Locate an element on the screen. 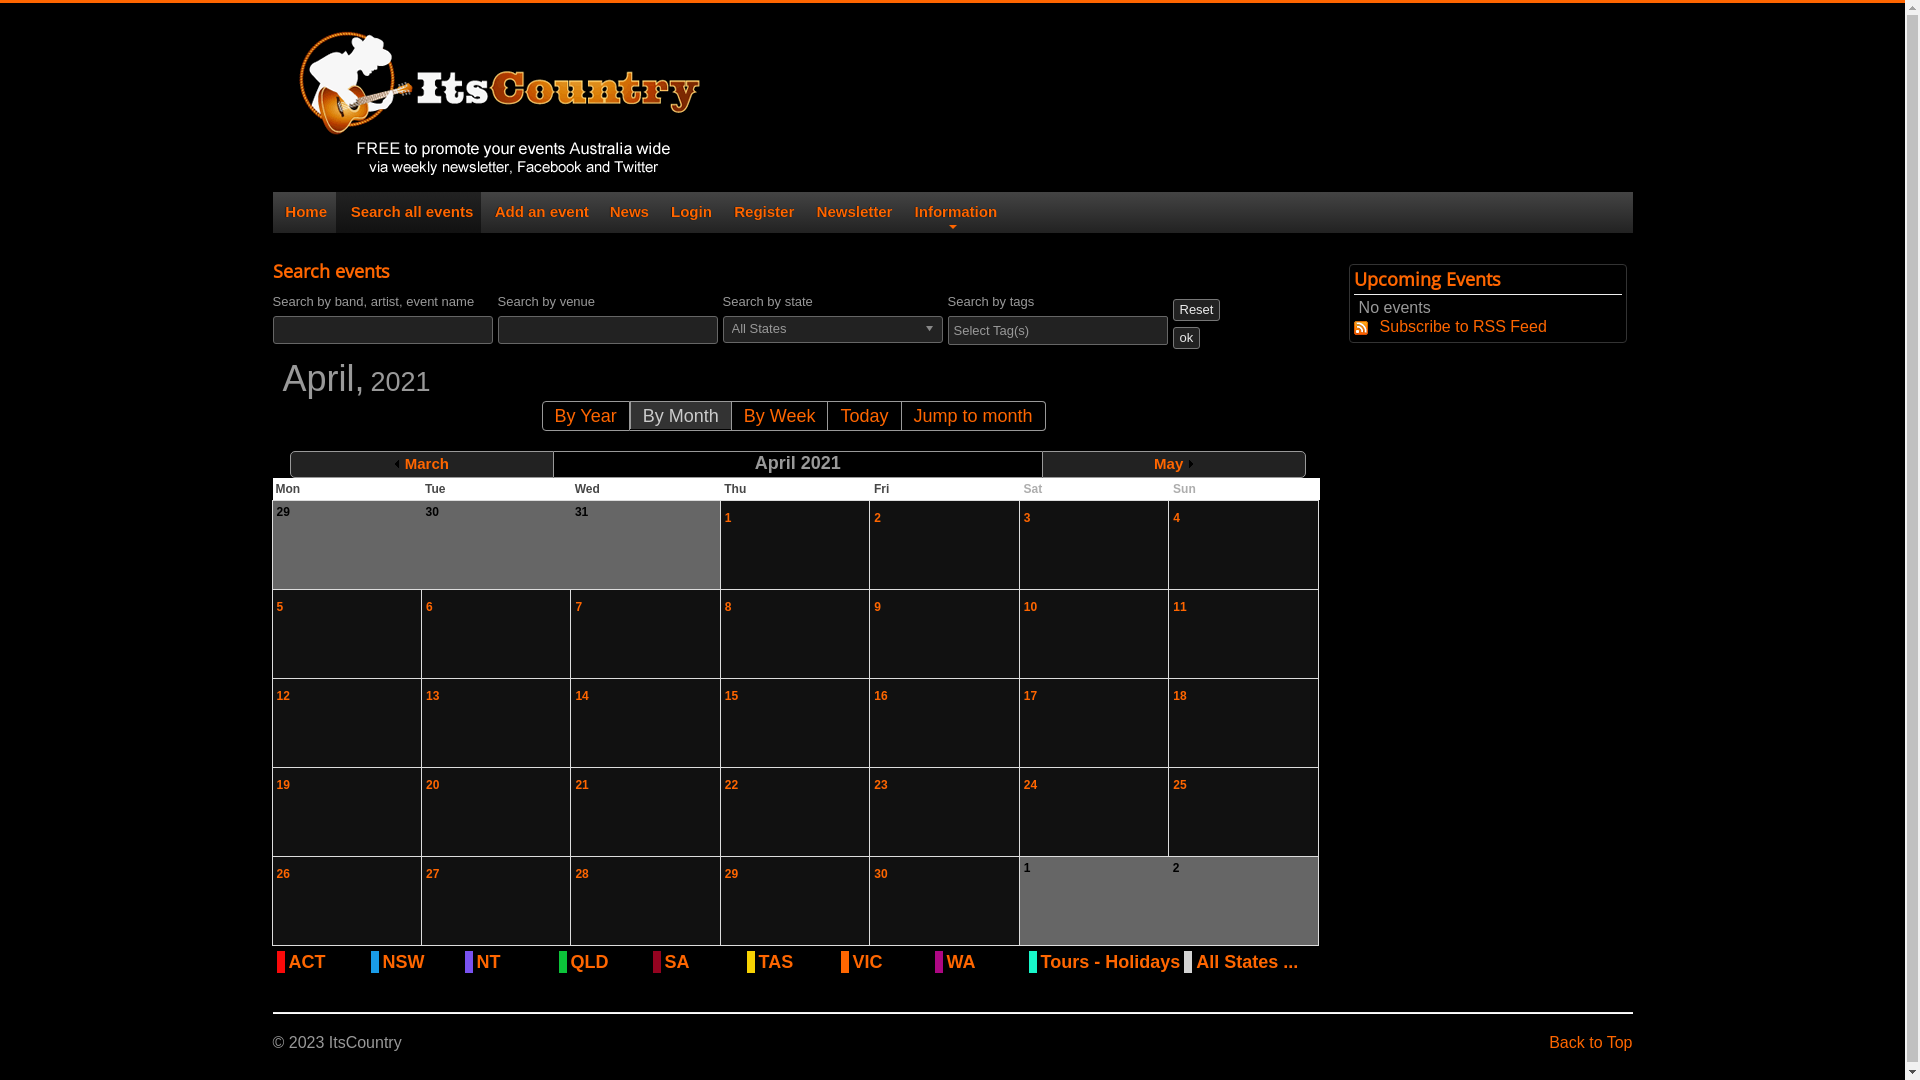 Image resolution: width=1920 pixels, height=1080 pixels. 'By Year' is located at coordinates (584, 414).